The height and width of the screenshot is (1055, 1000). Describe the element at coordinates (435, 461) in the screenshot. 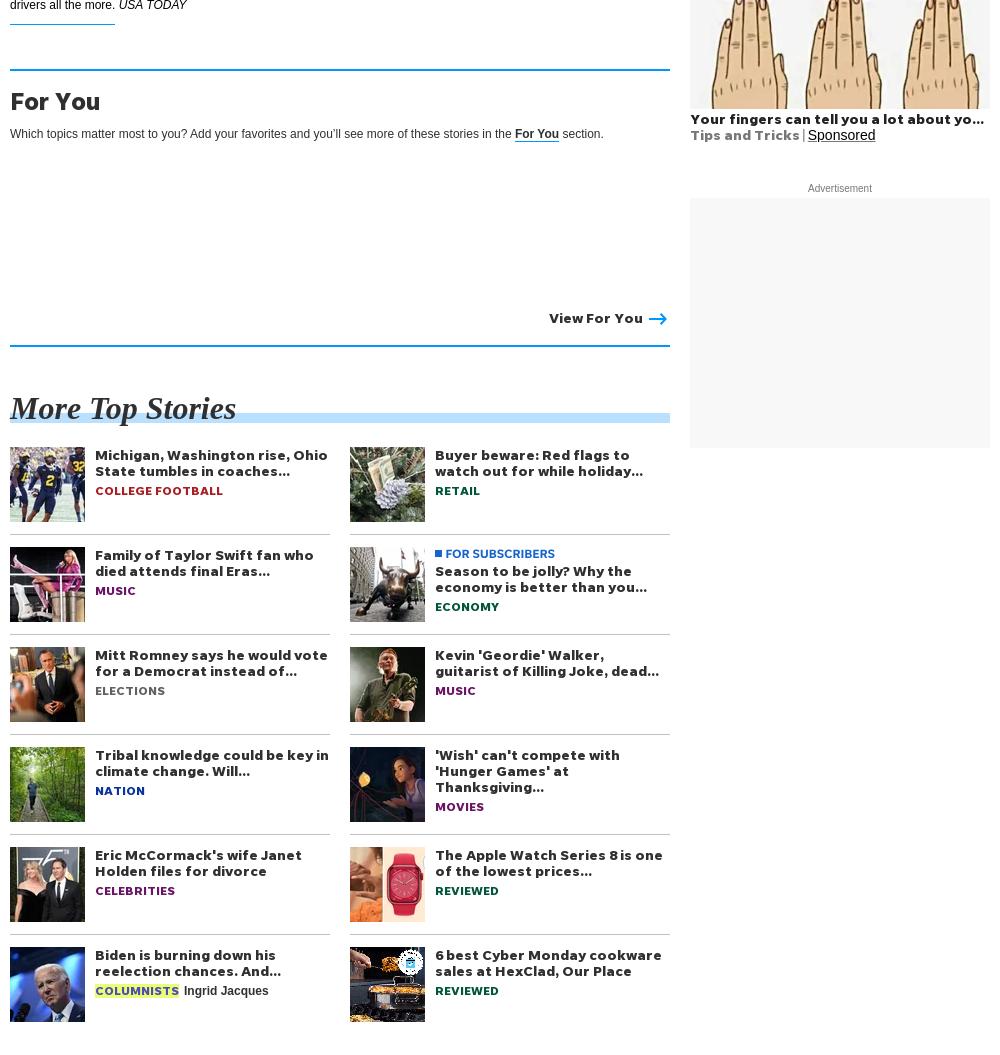

I see `'Buyer beware: Red flags to watch out for while holiday…'` at that location.